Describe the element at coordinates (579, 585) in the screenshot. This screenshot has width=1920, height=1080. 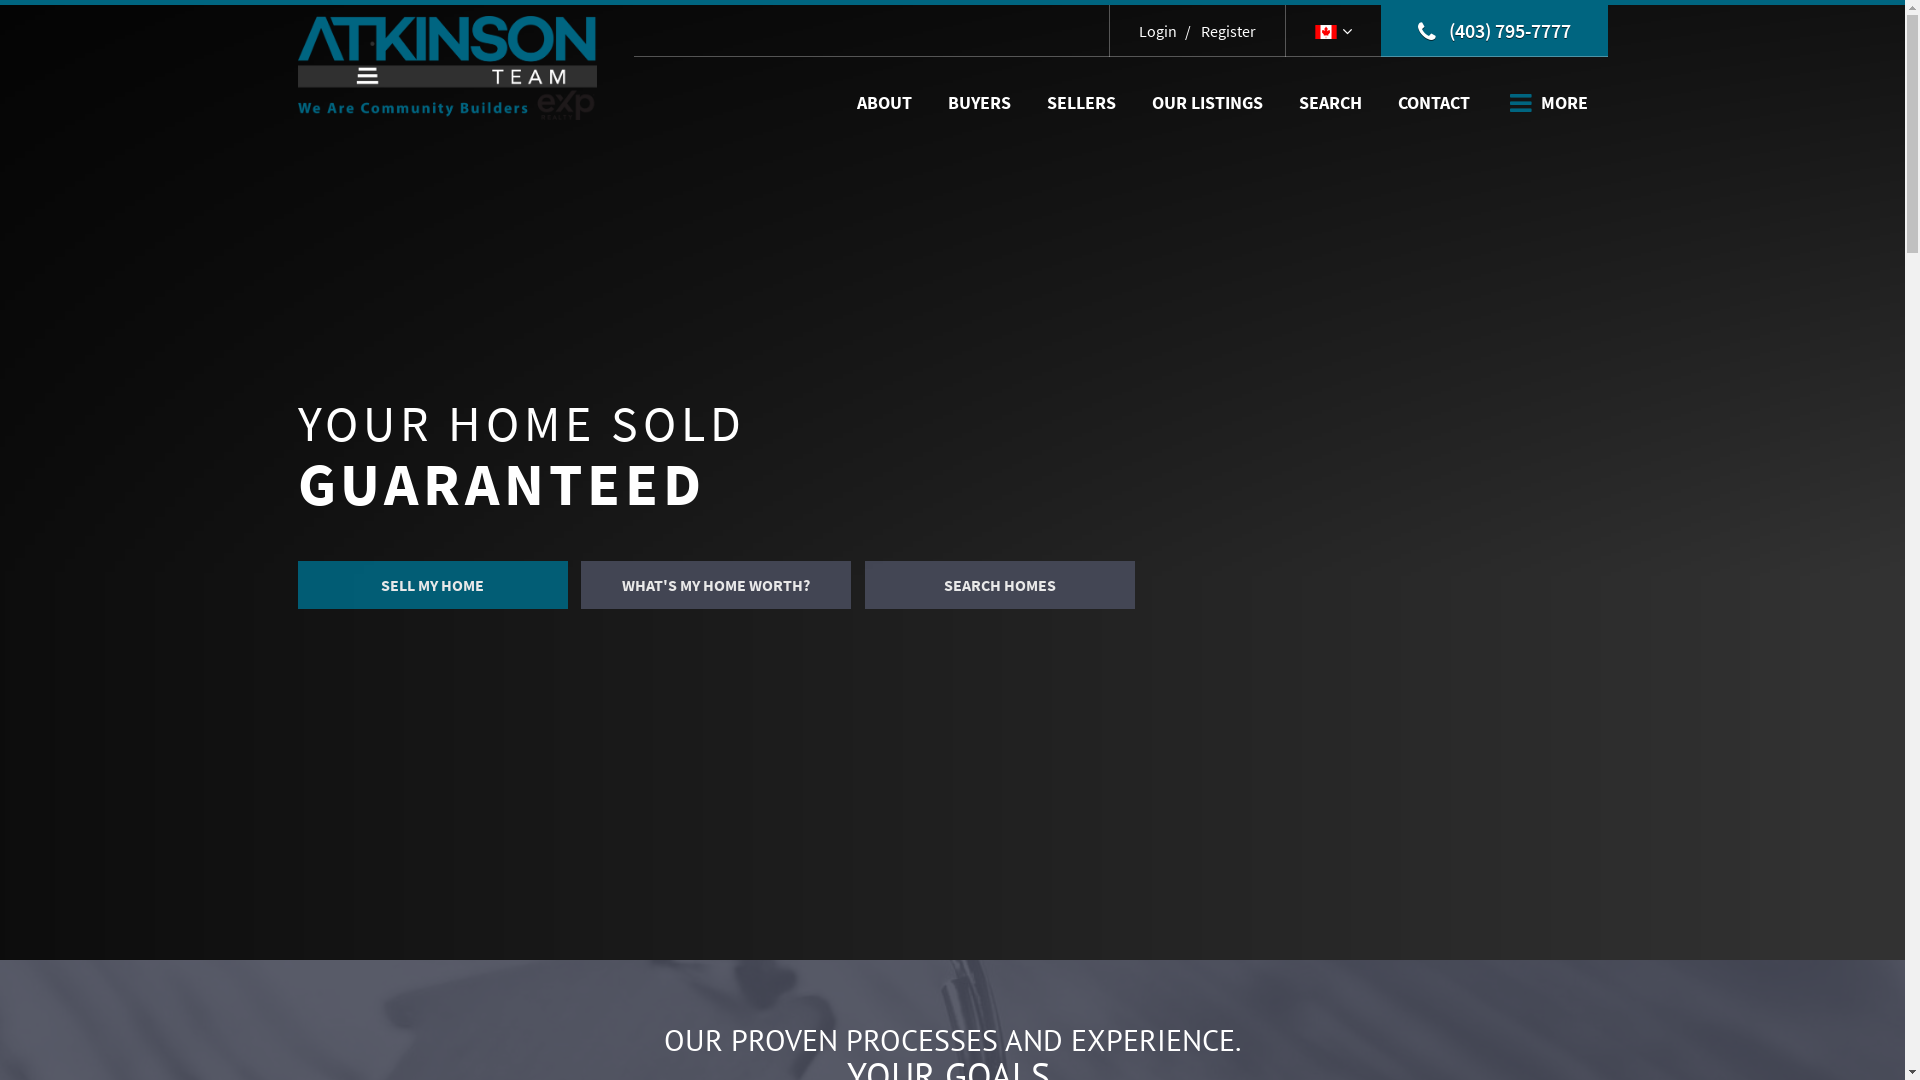
I see `'WHAT'S MY HOME WORTH?'` at that location.